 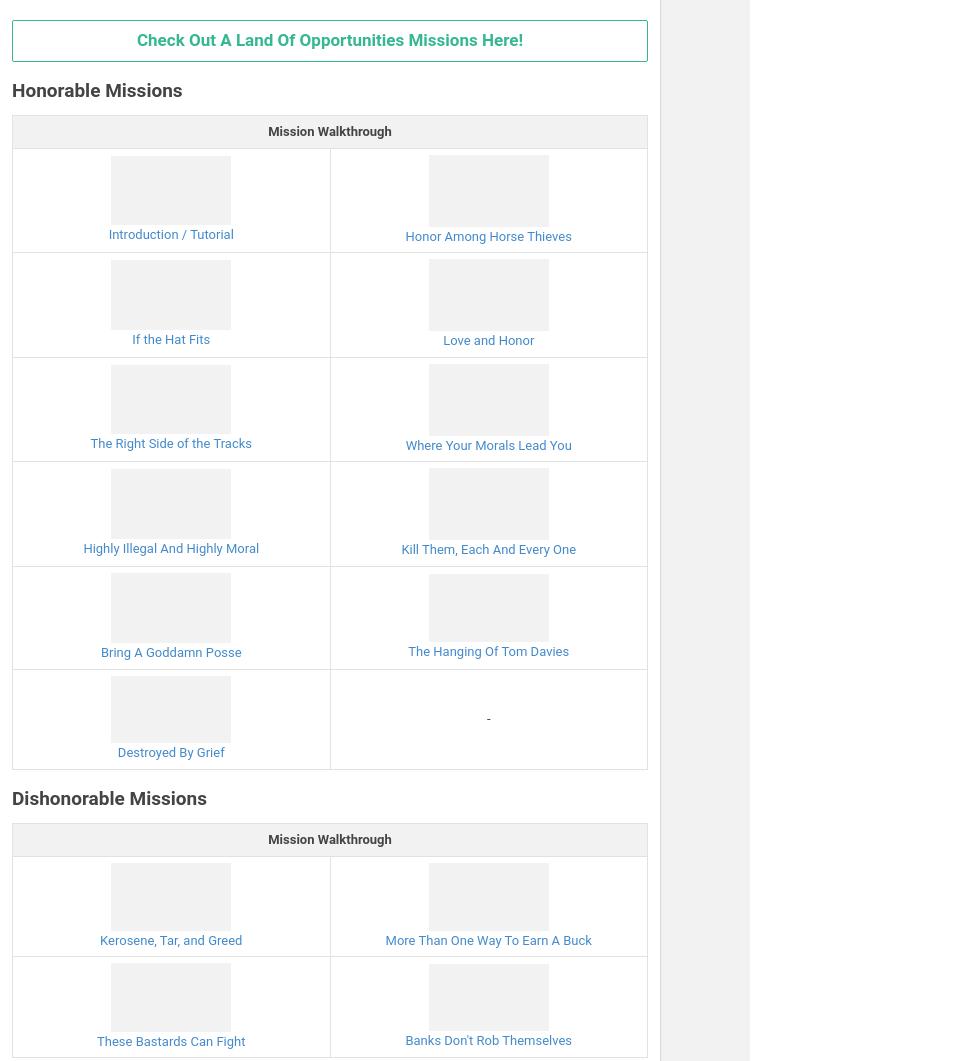 What do you see at coordinates (488, 650) in the screenshot?
I see `'The Hanging Of Tom Davies'` at bounding box center [488, 650].